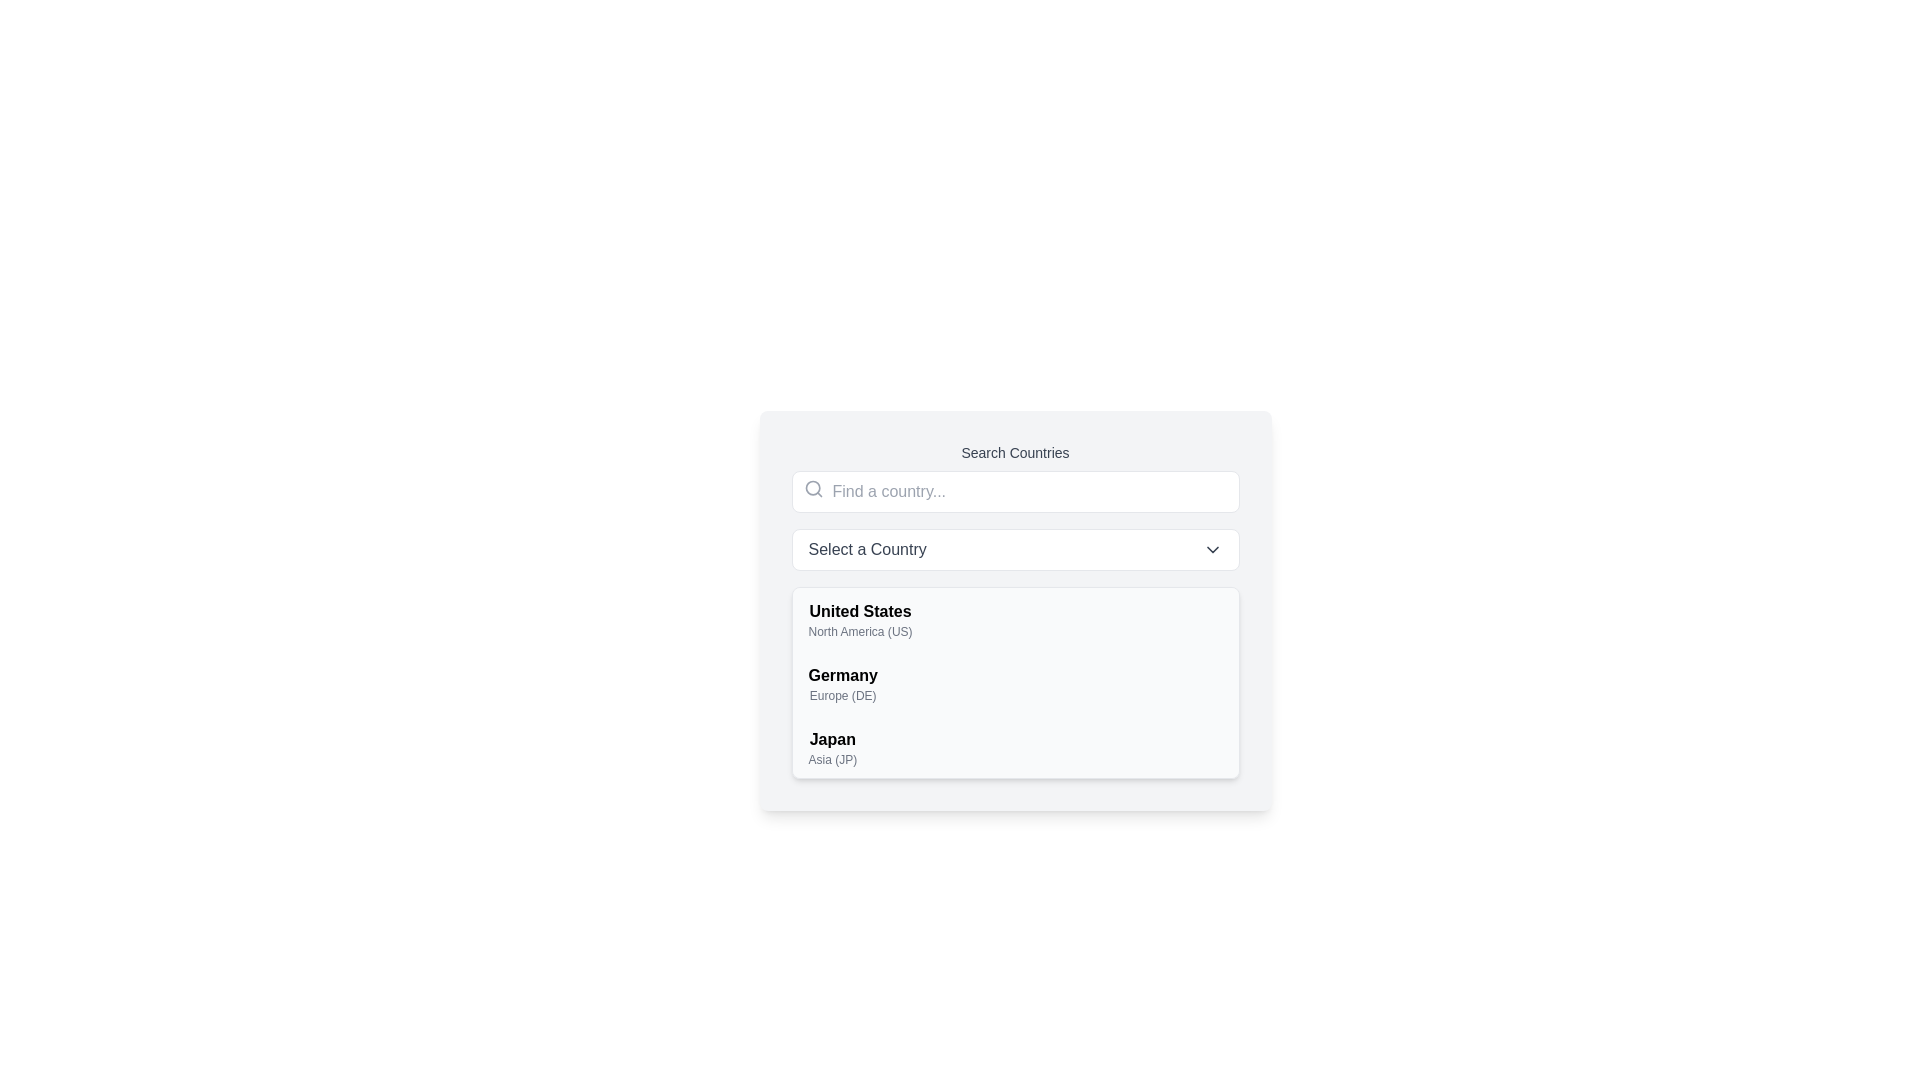 Image resolution: width=1920 pixels, height=1080 pixels. Describe the element at coordinates (813, 489) in the screenshot. I see `the magnifying glass icon that indicates the search functionality, located inside the search input field's placeholder area, on the leftmost side` at that location.